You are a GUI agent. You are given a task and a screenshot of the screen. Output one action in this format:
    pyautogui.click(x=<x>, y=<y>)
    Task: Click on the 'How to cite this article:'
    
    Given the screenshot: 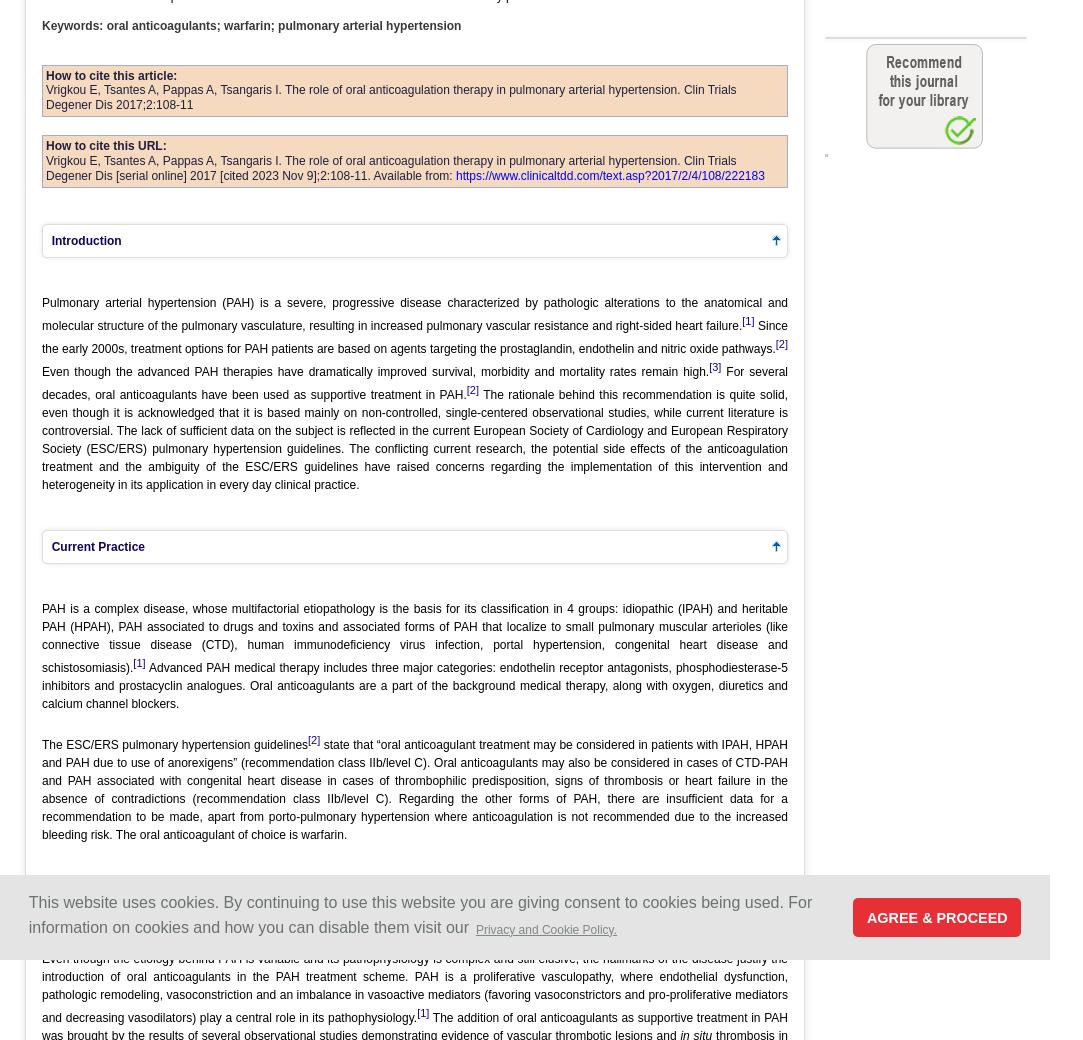 What is the action you would take?
    pyautogui.click(x=110, y=73)
    